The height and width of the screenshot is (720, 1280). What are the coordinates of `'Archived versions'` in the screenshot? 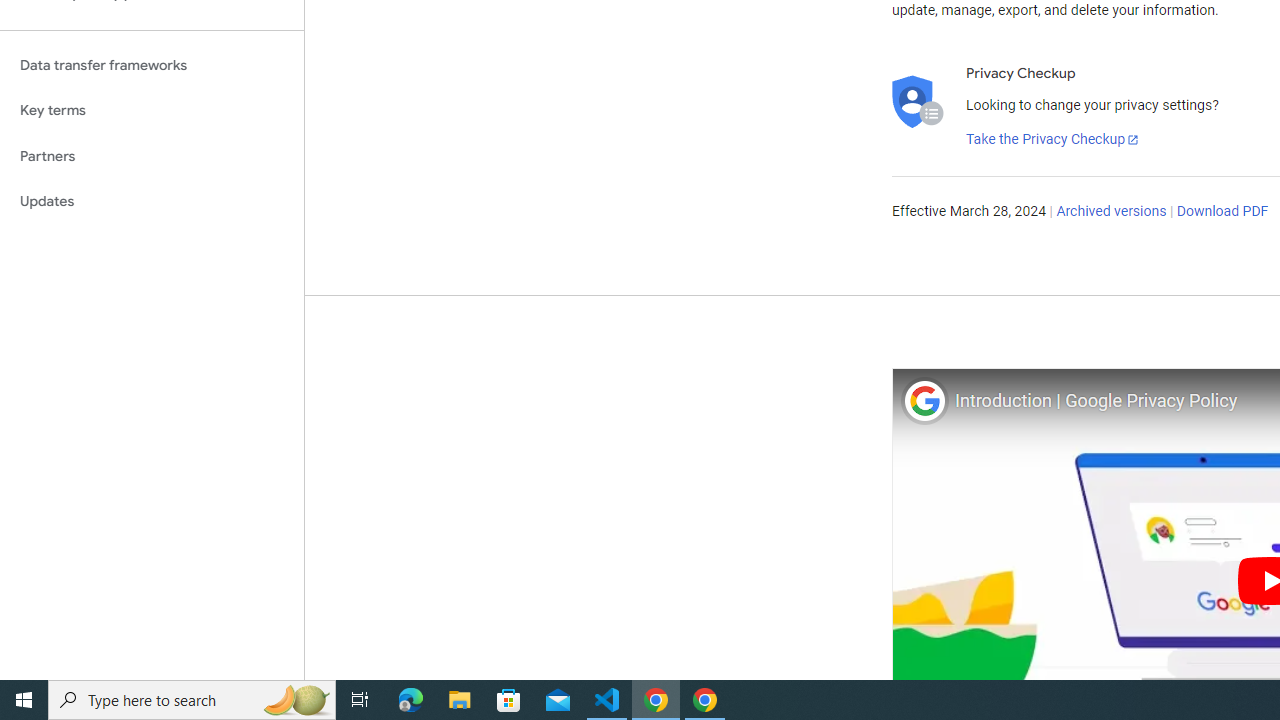 It's located at (1110, 212).